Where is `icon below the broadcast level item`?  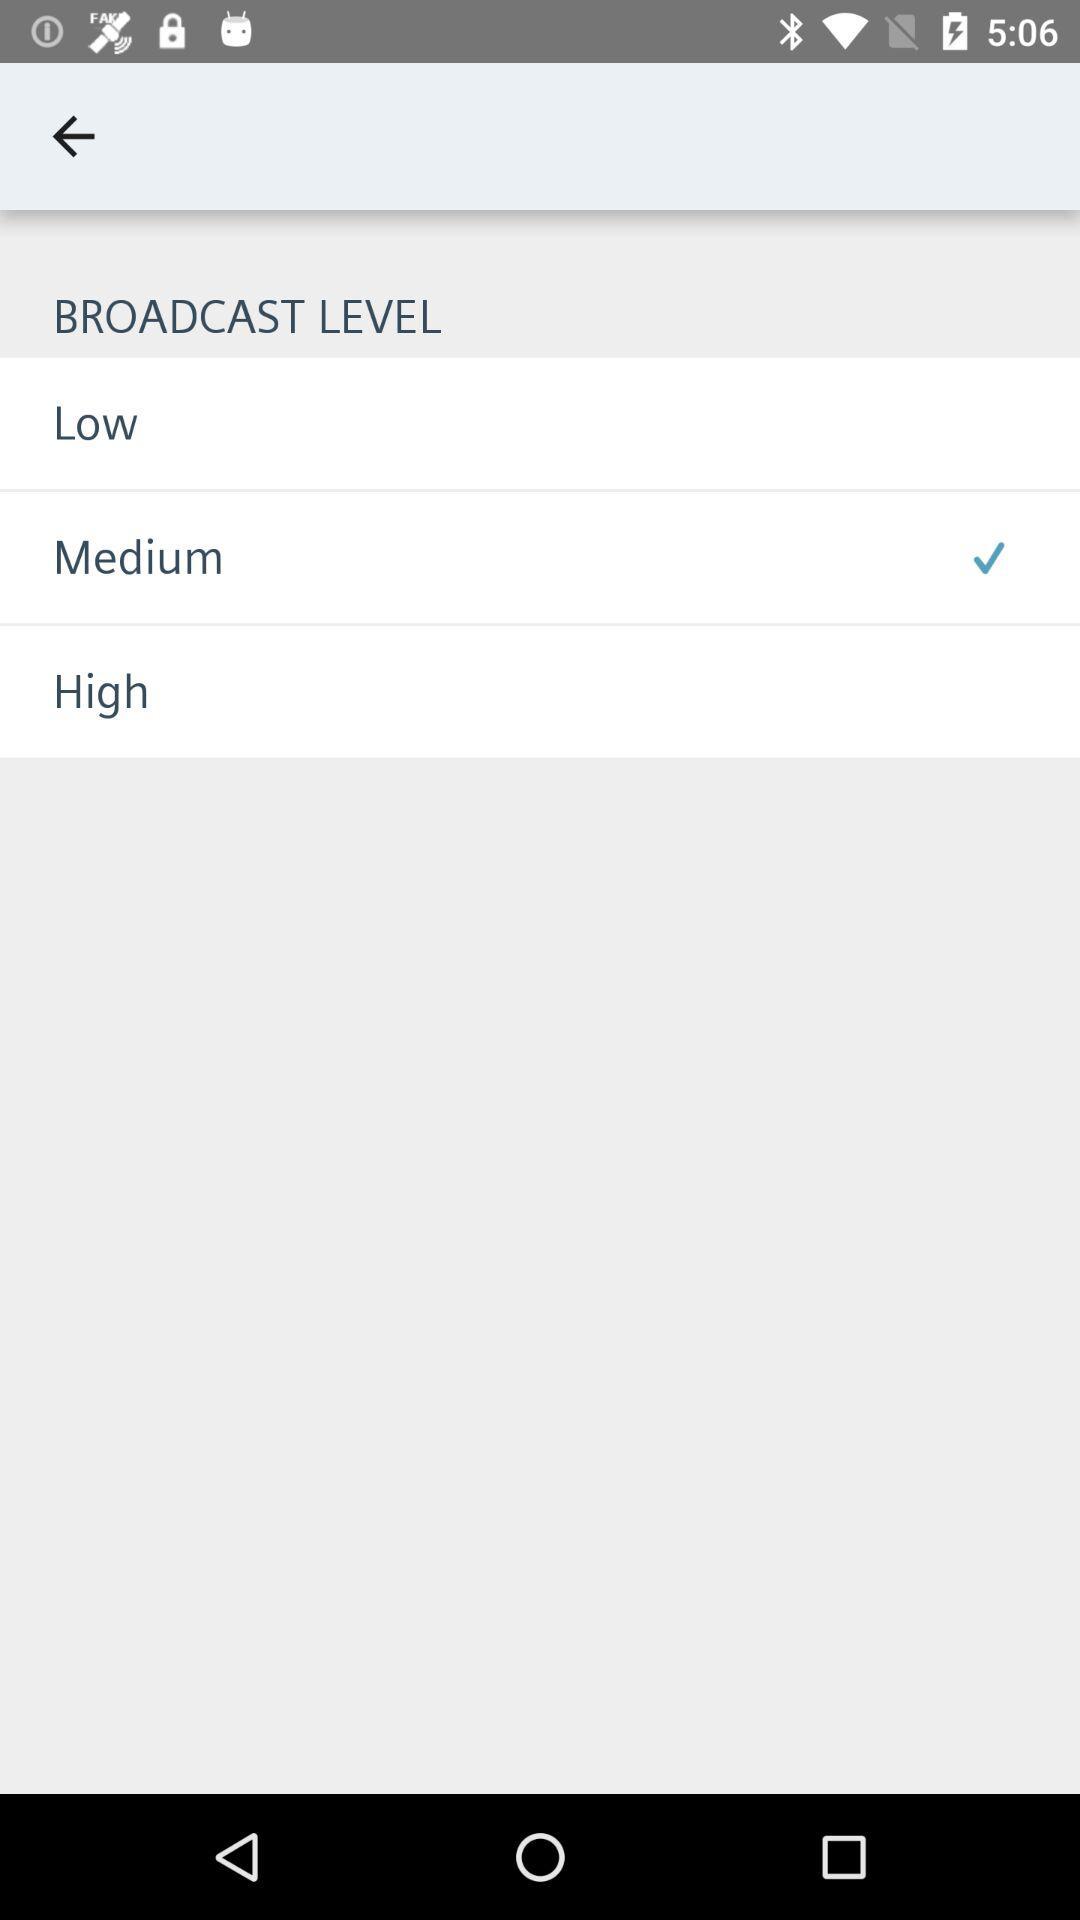 icon below the broadcast level item is located at coordinates (68, 422).